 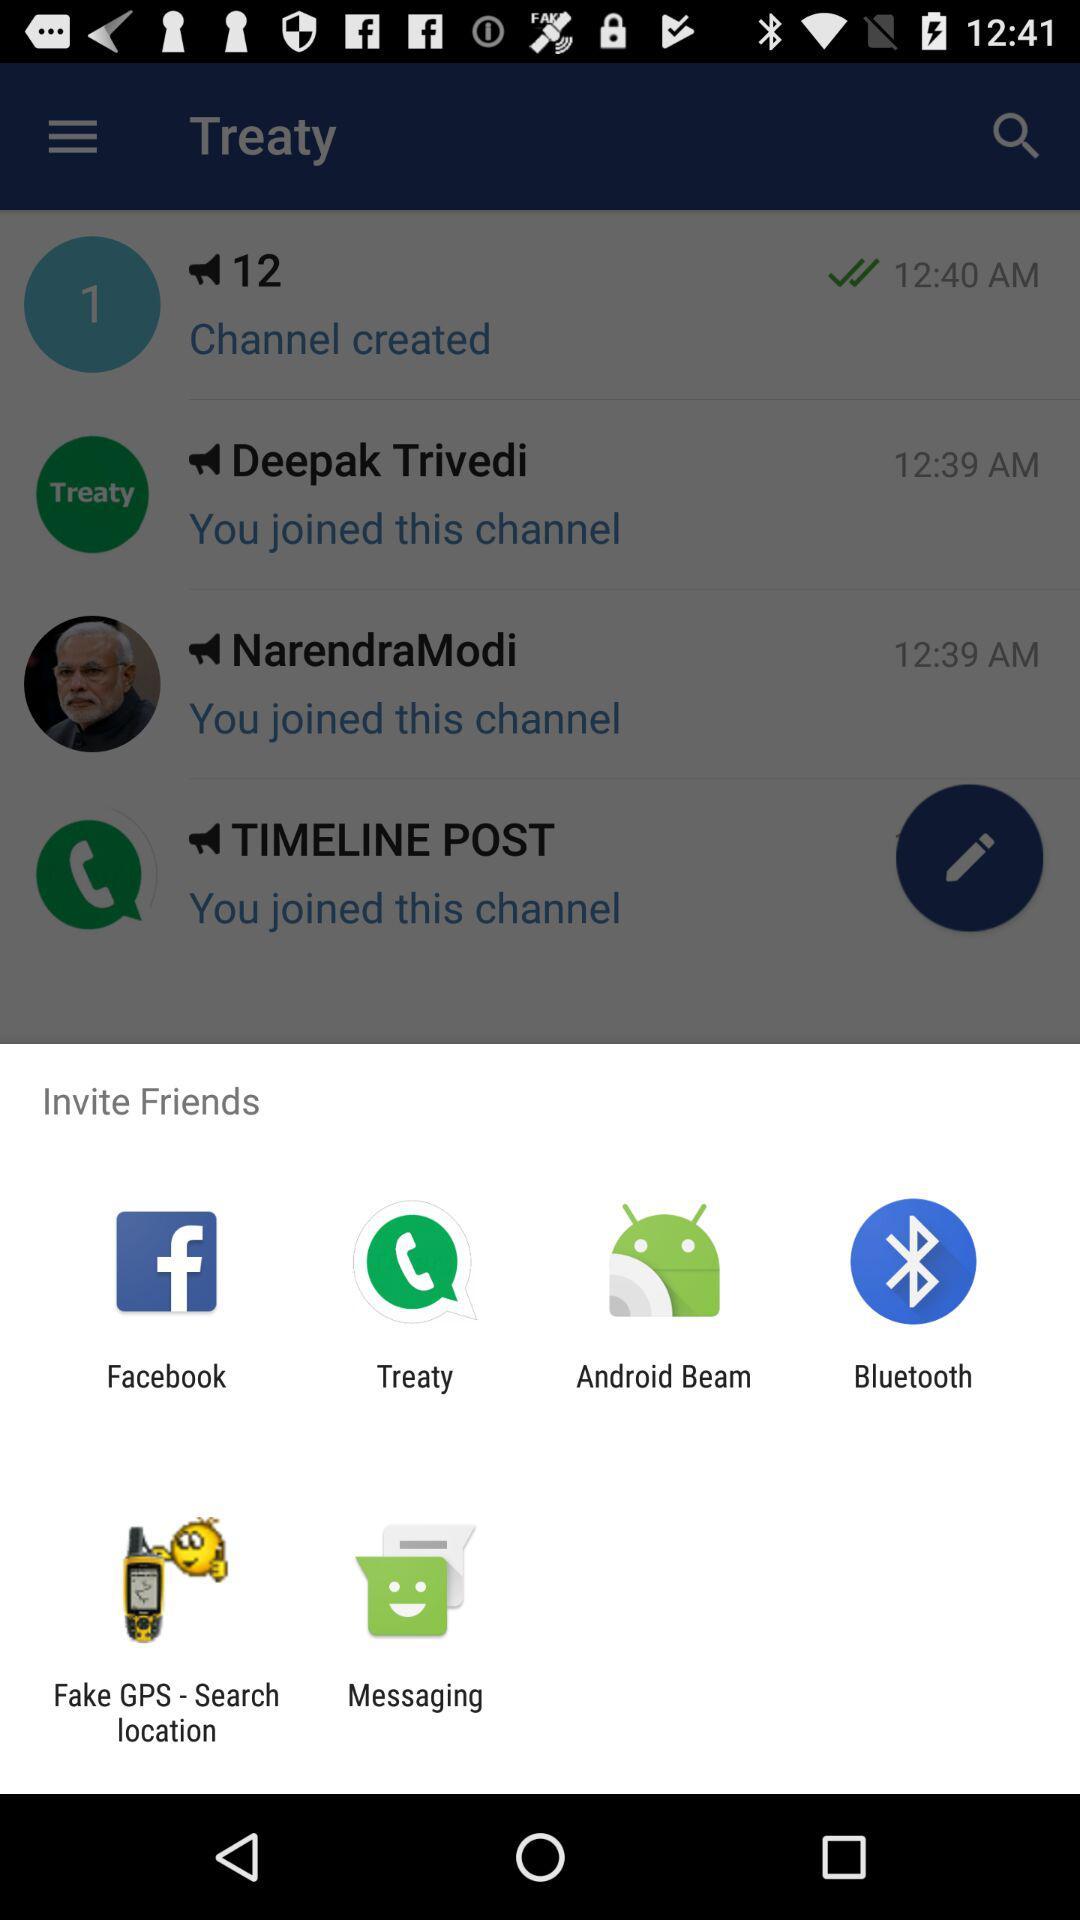 I want to click on the messaging, so click(x=414, y=1711).